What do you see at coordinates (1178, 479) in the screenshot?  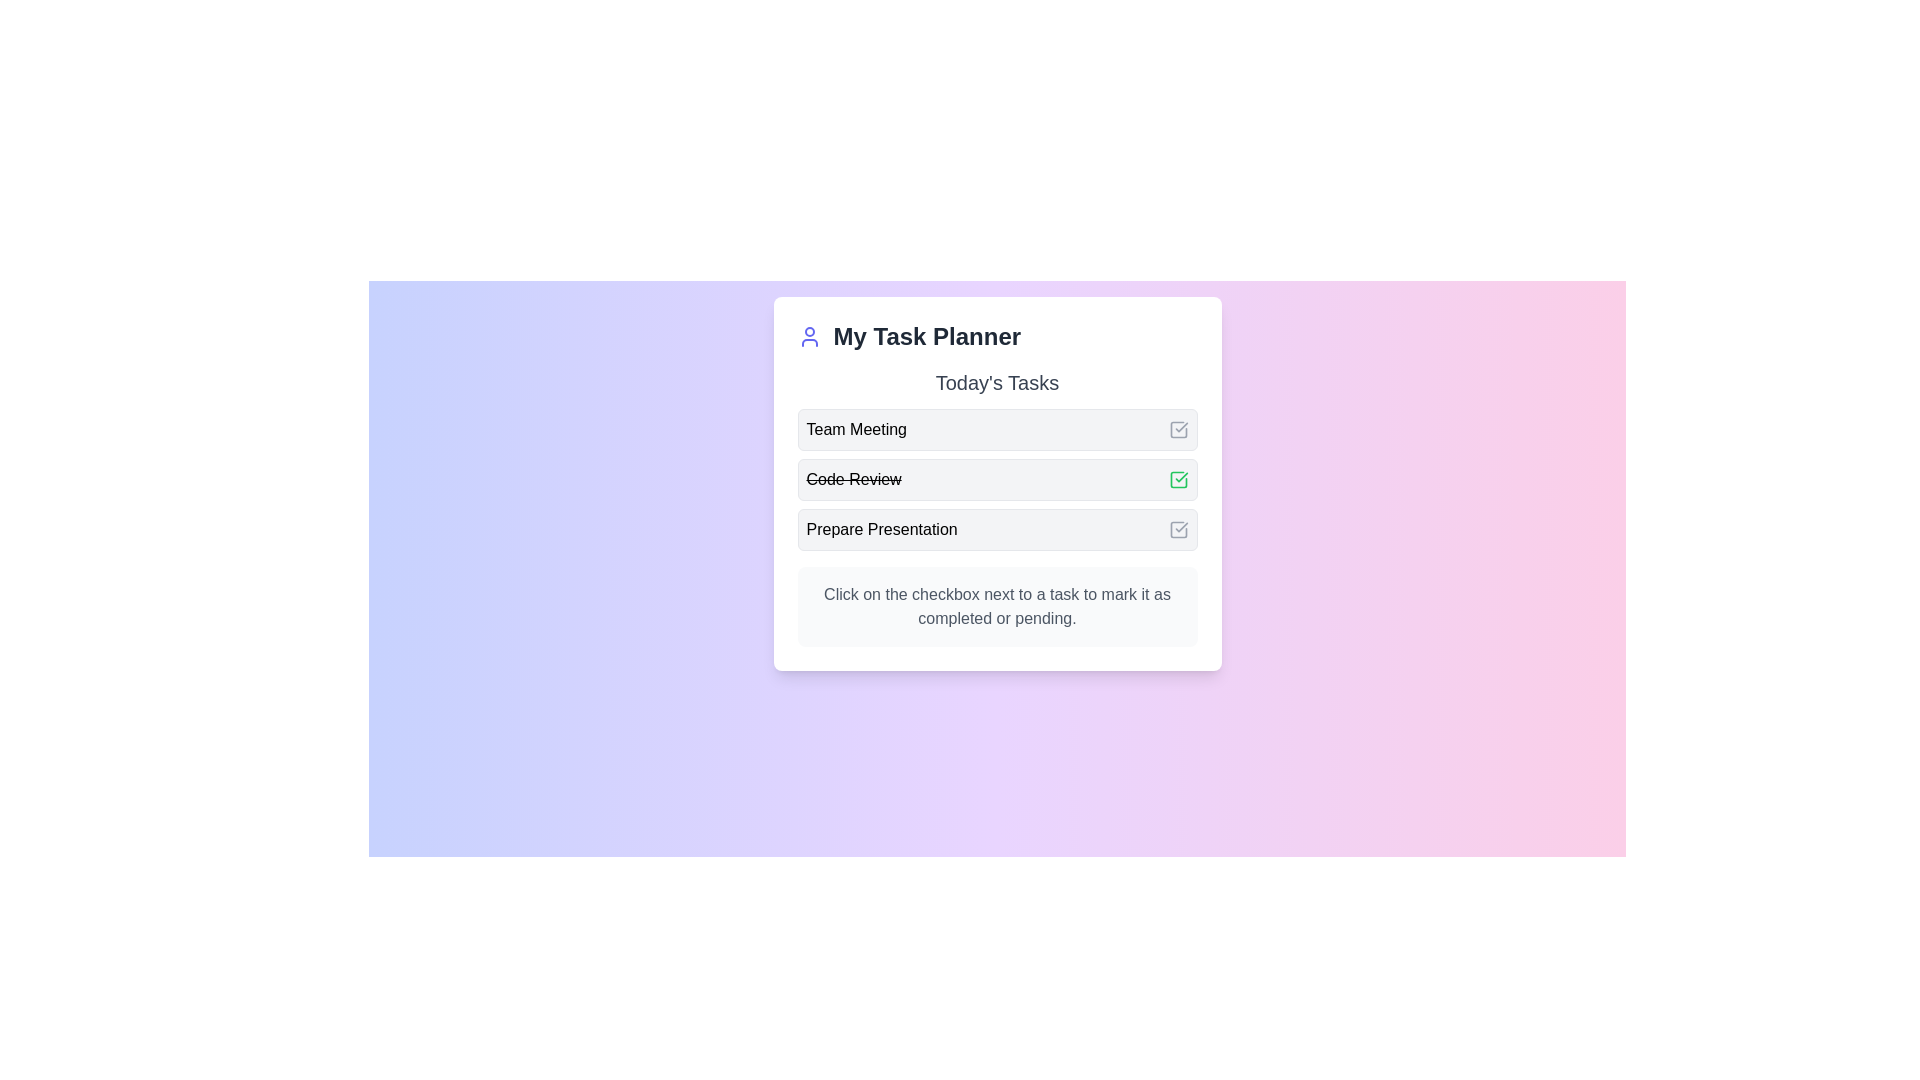 I see `the green checkbox icon to the right of the 'Code Review' task` at bounding box center [1178, 479].